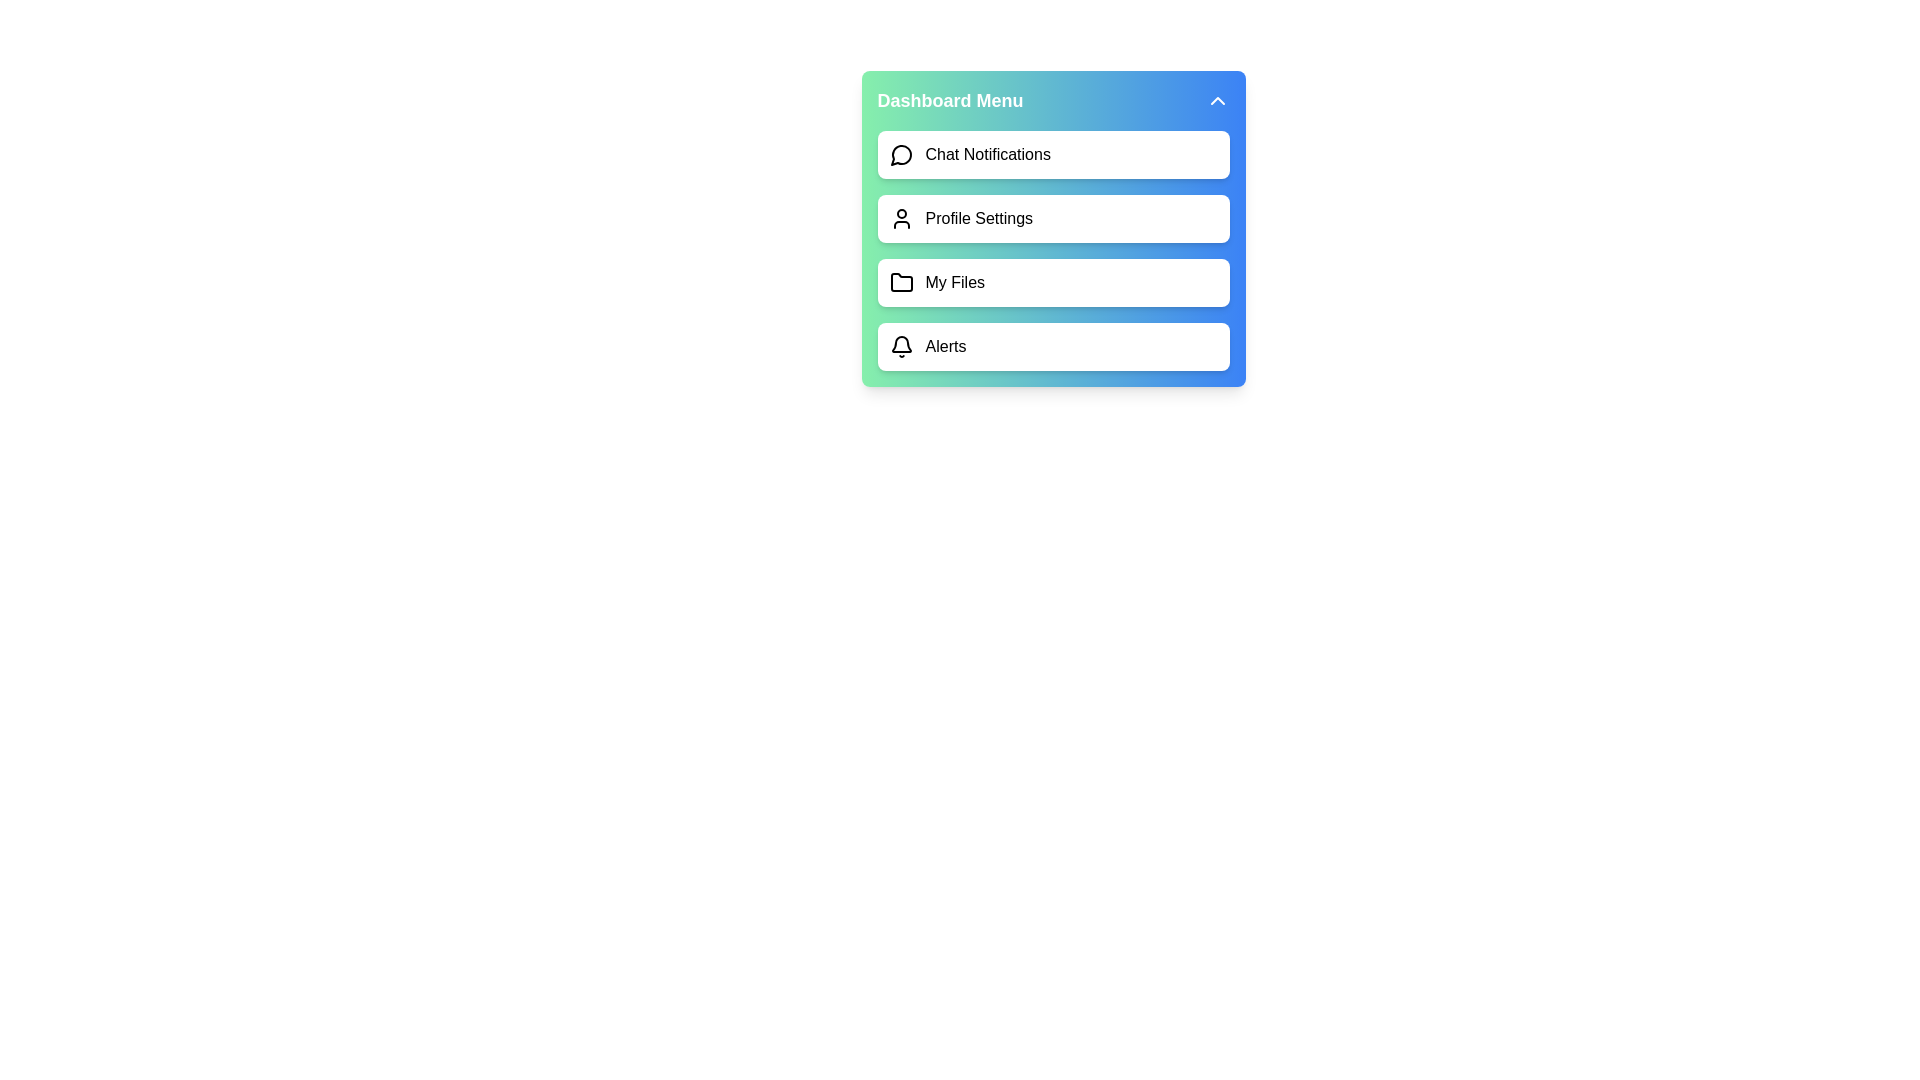 Image resolution: width=1920 pixels, height=1080 pixels. I want to click on the menu item Alerts by clicking on it, so click(1052, 346).